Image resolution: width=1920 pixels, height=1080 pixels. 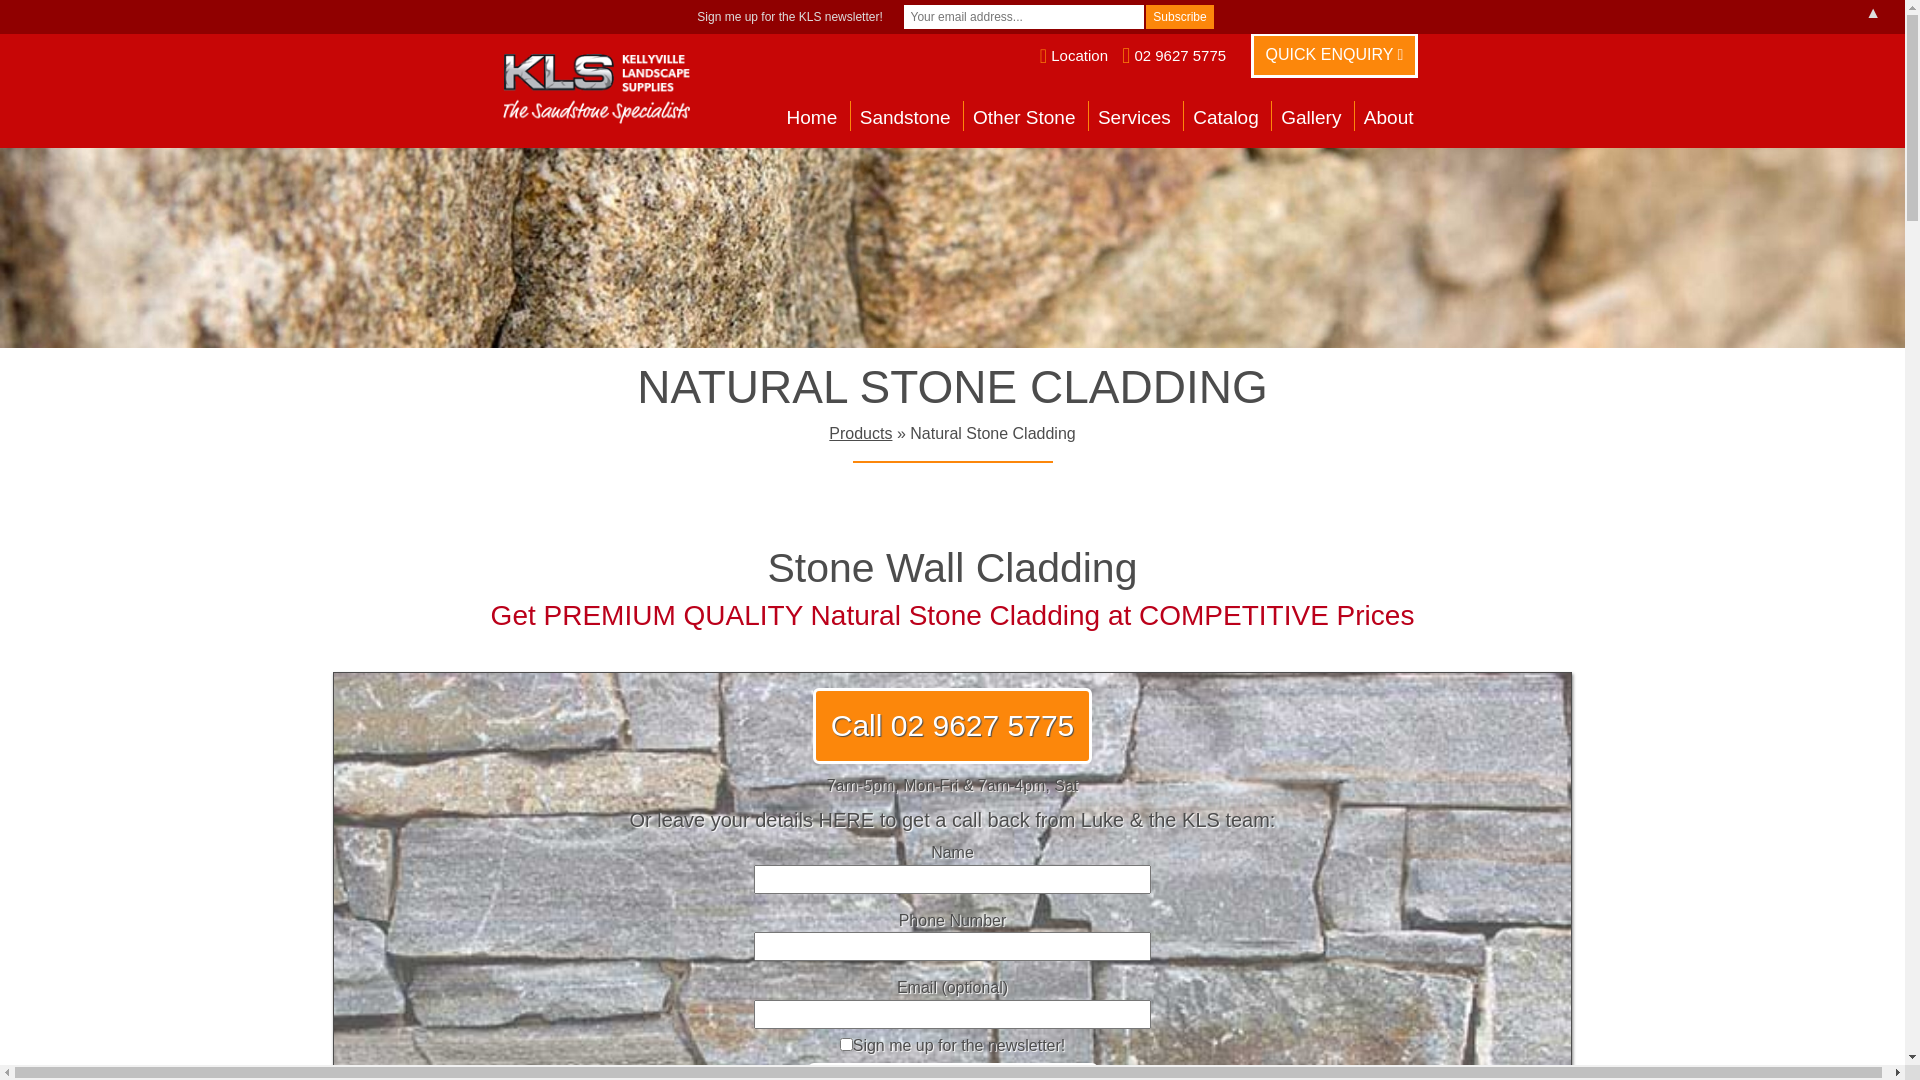 I want to click on 'Home', so click(x=812, y=120).